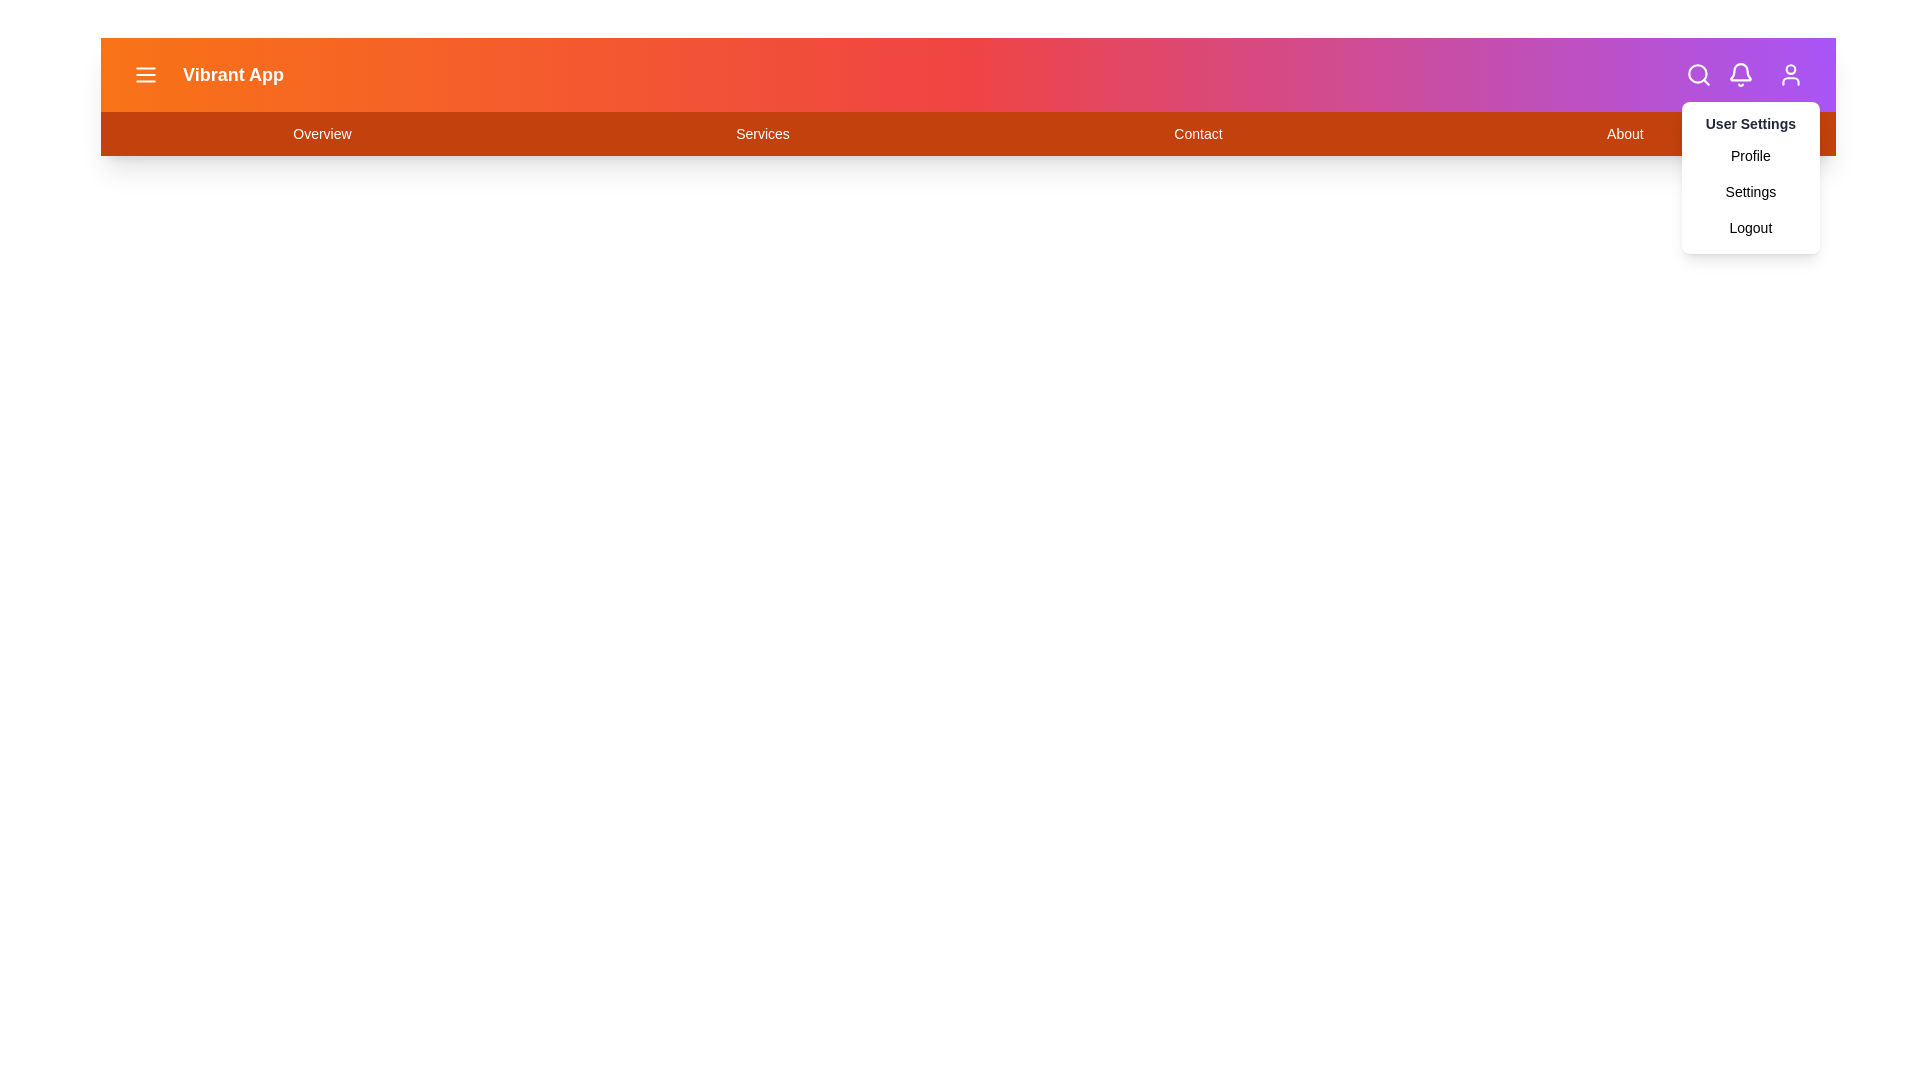 The height and width of the screenshot is (1080, 1920). Describe the element at coordinates (1749, 154) in the screenshot. I see `the Profile option from the user settings dropdown` at that location.